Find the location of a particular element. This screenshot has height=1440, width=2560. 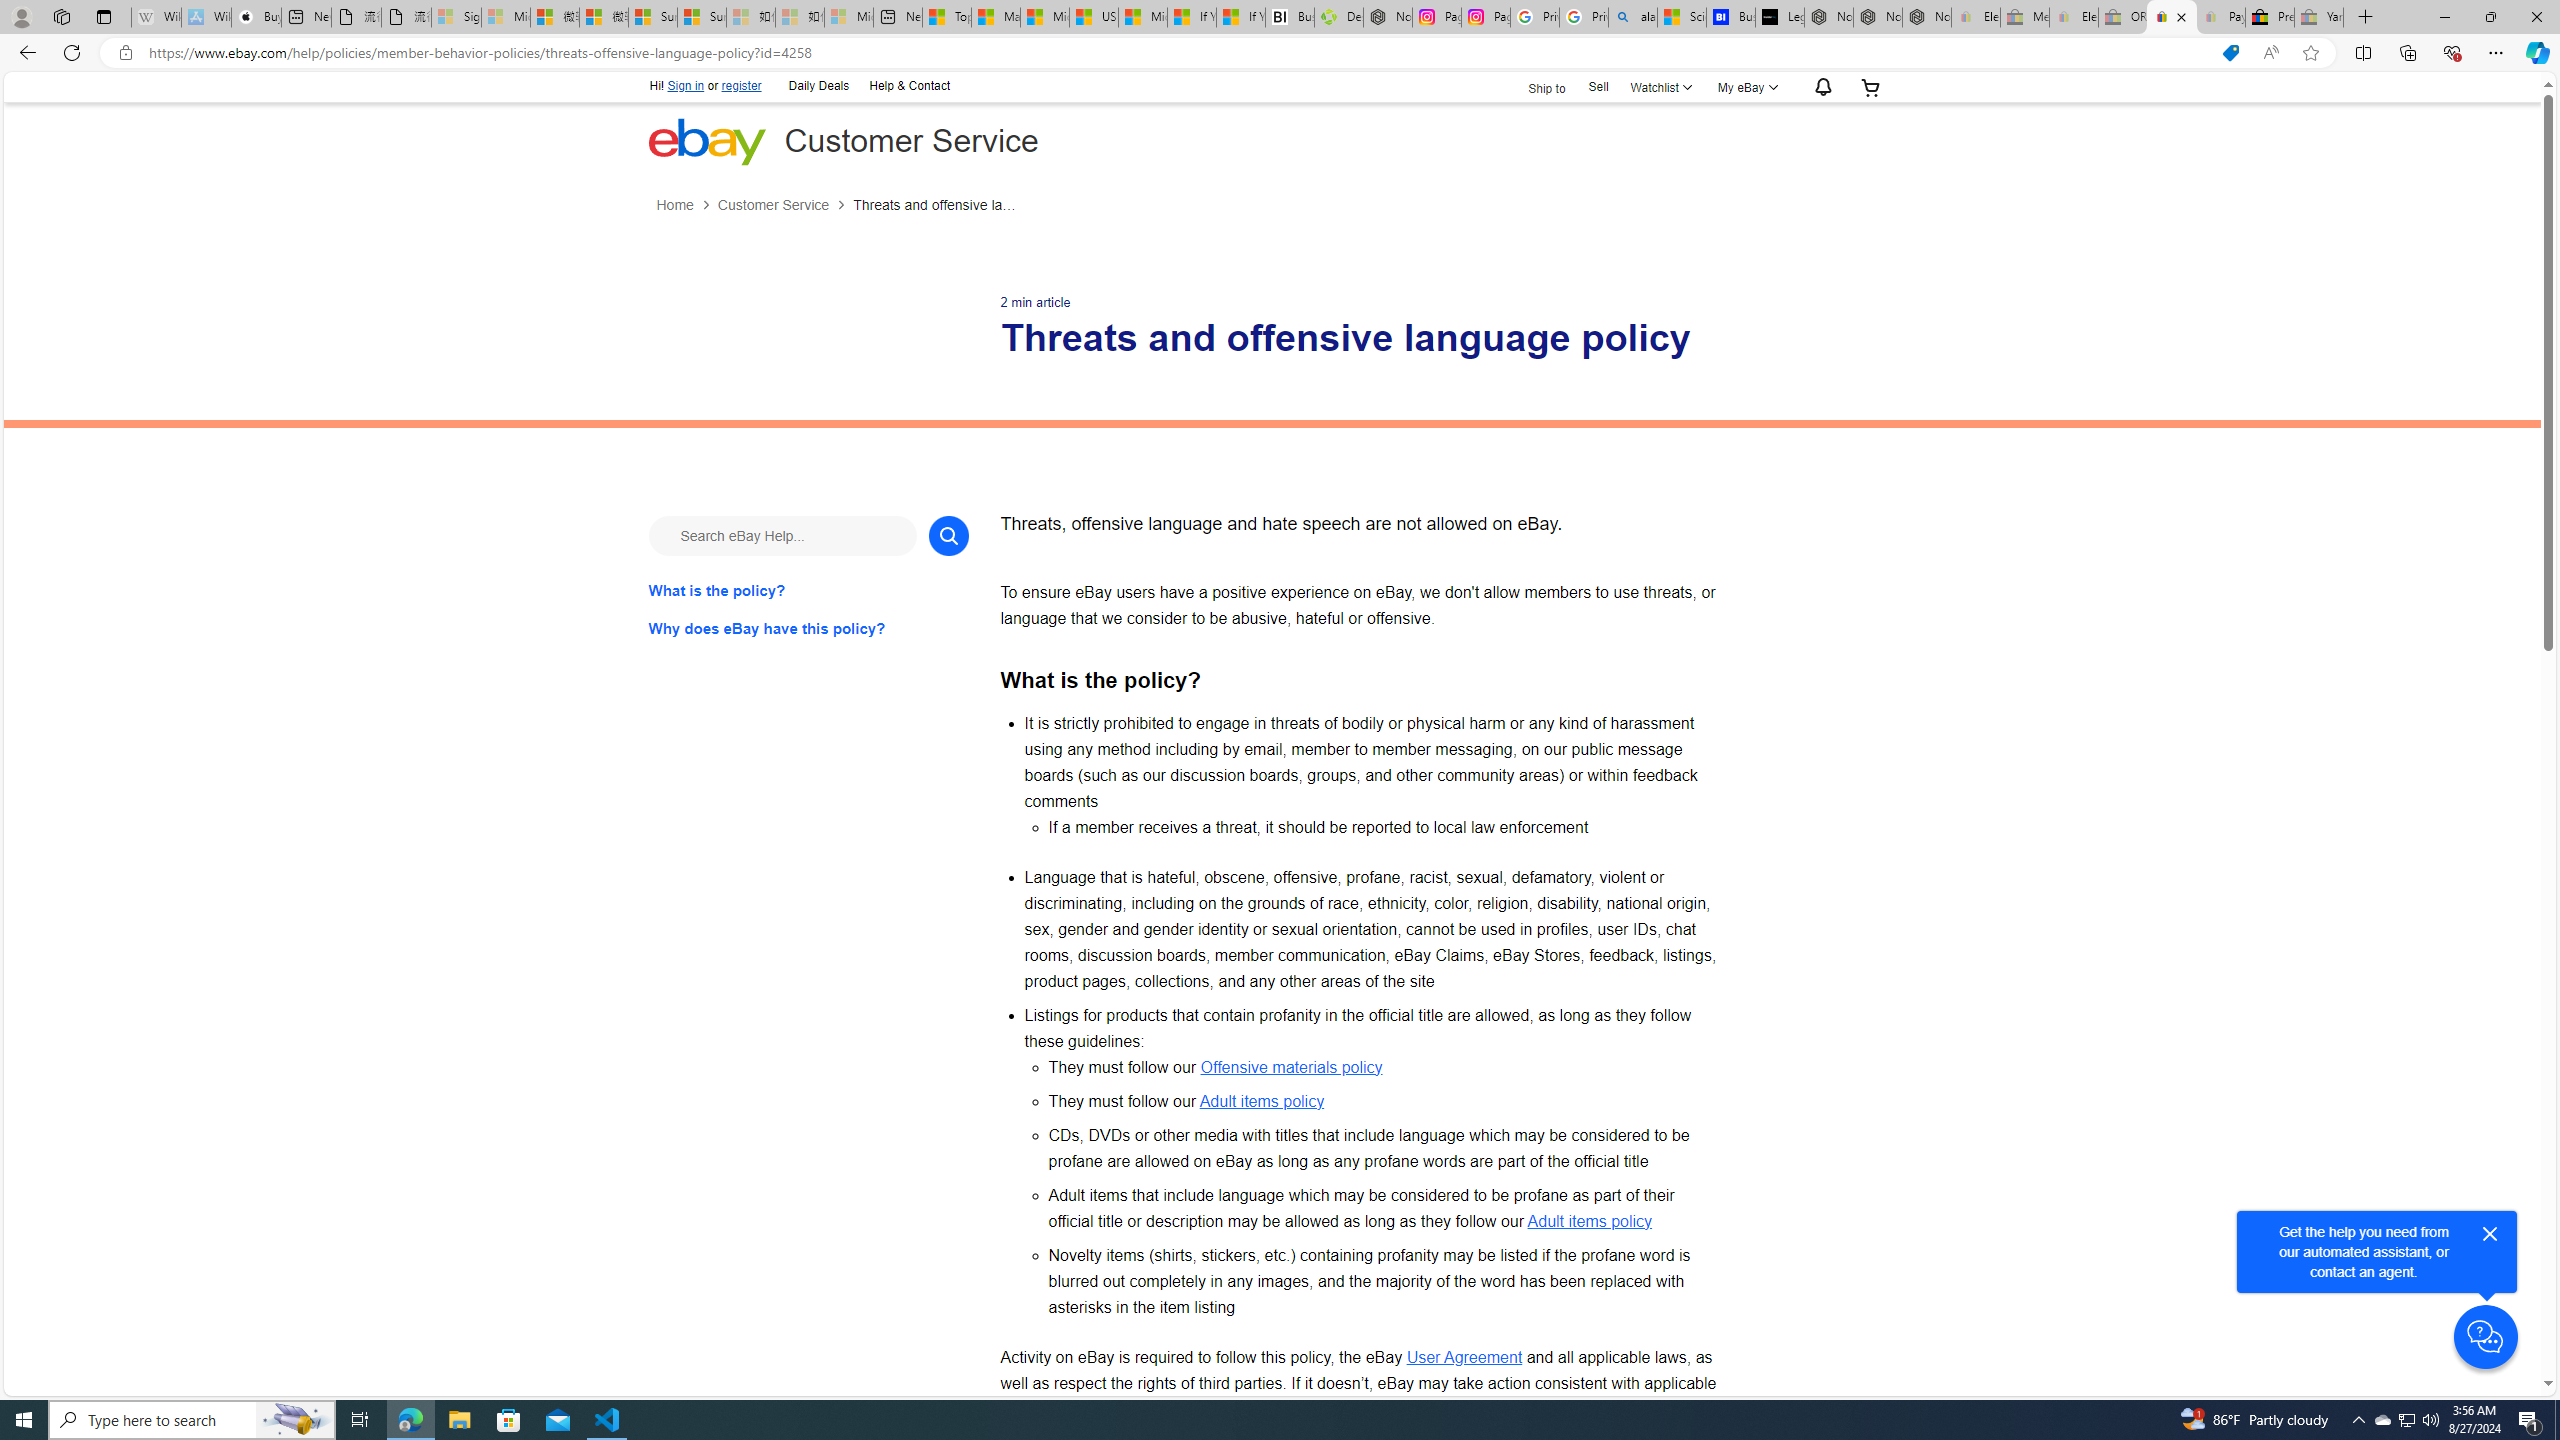

'My eBayExpand My eBay' is located at coordinates (1744, 87).